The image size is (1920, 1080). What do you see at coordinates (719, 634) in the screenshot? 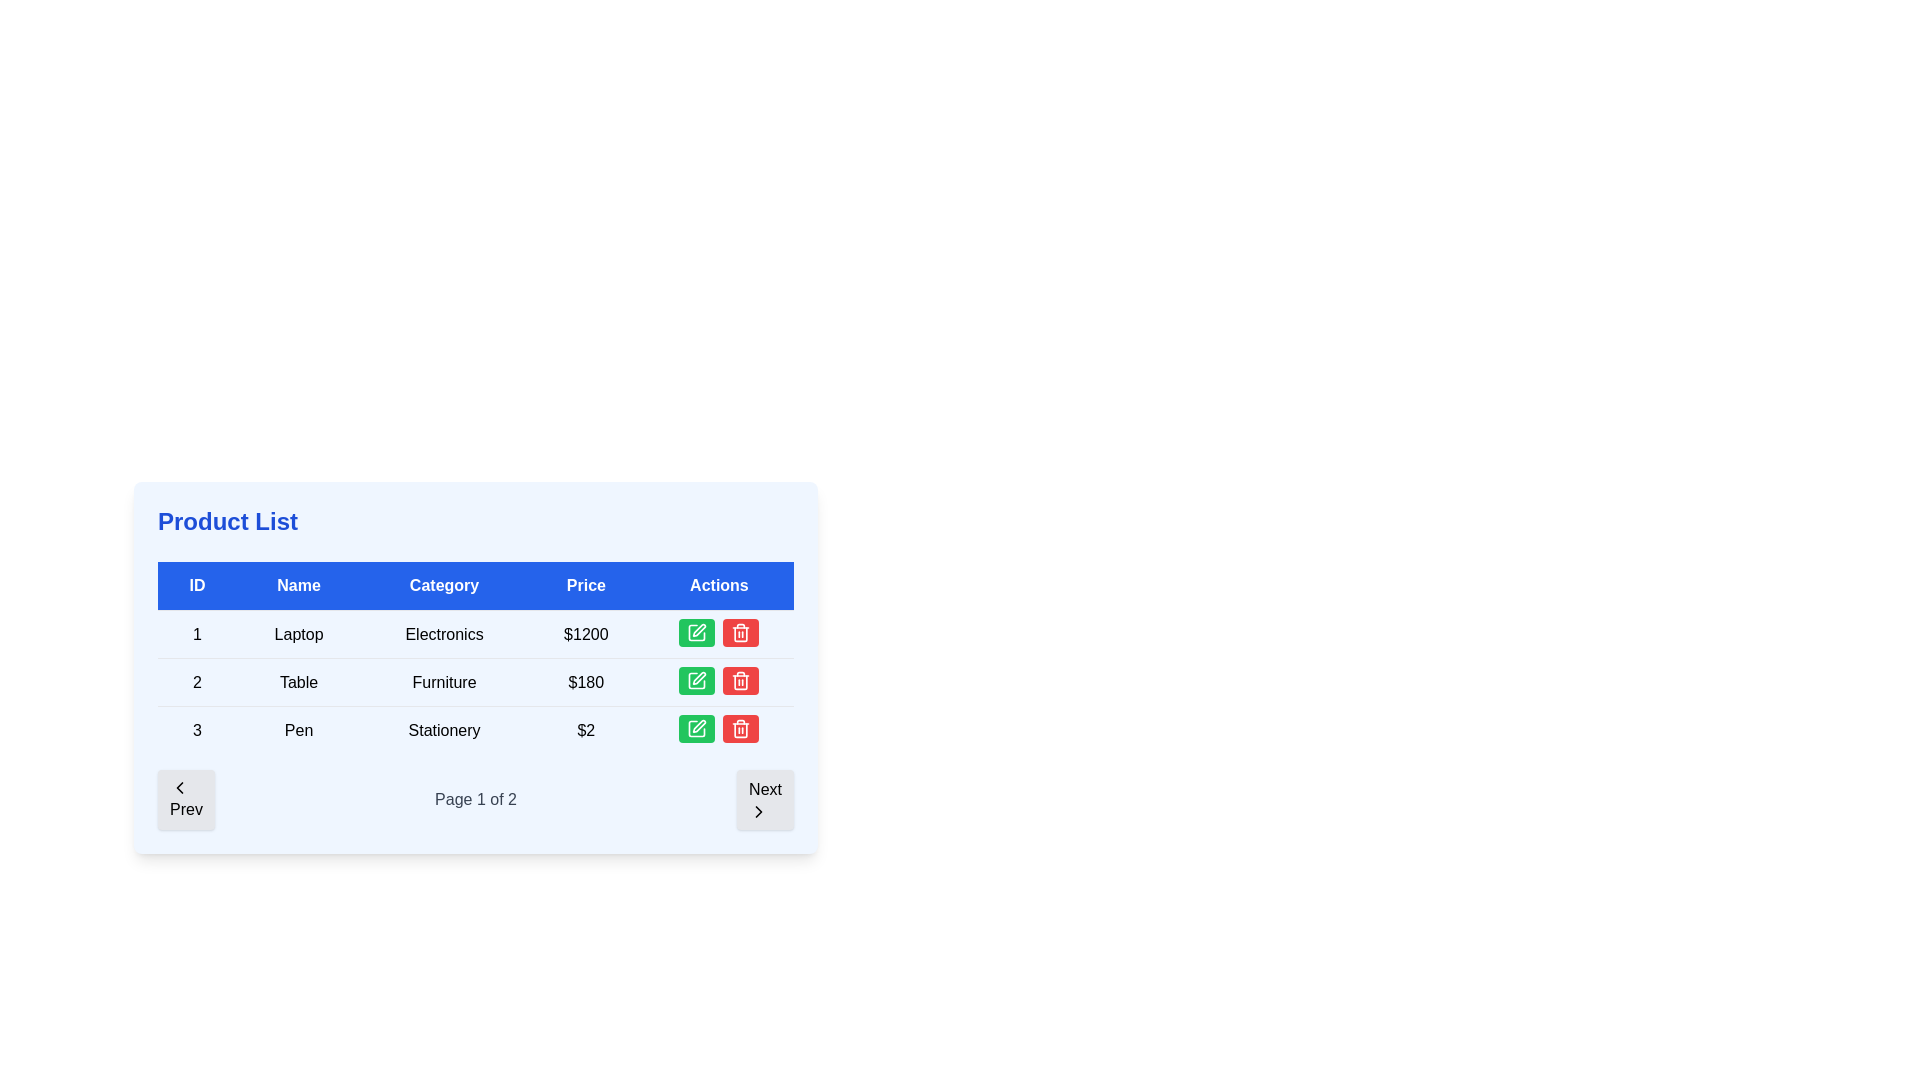
I see `the green button in the 'Actions' column of the first row of the product list` at bounding box center [719, 634].